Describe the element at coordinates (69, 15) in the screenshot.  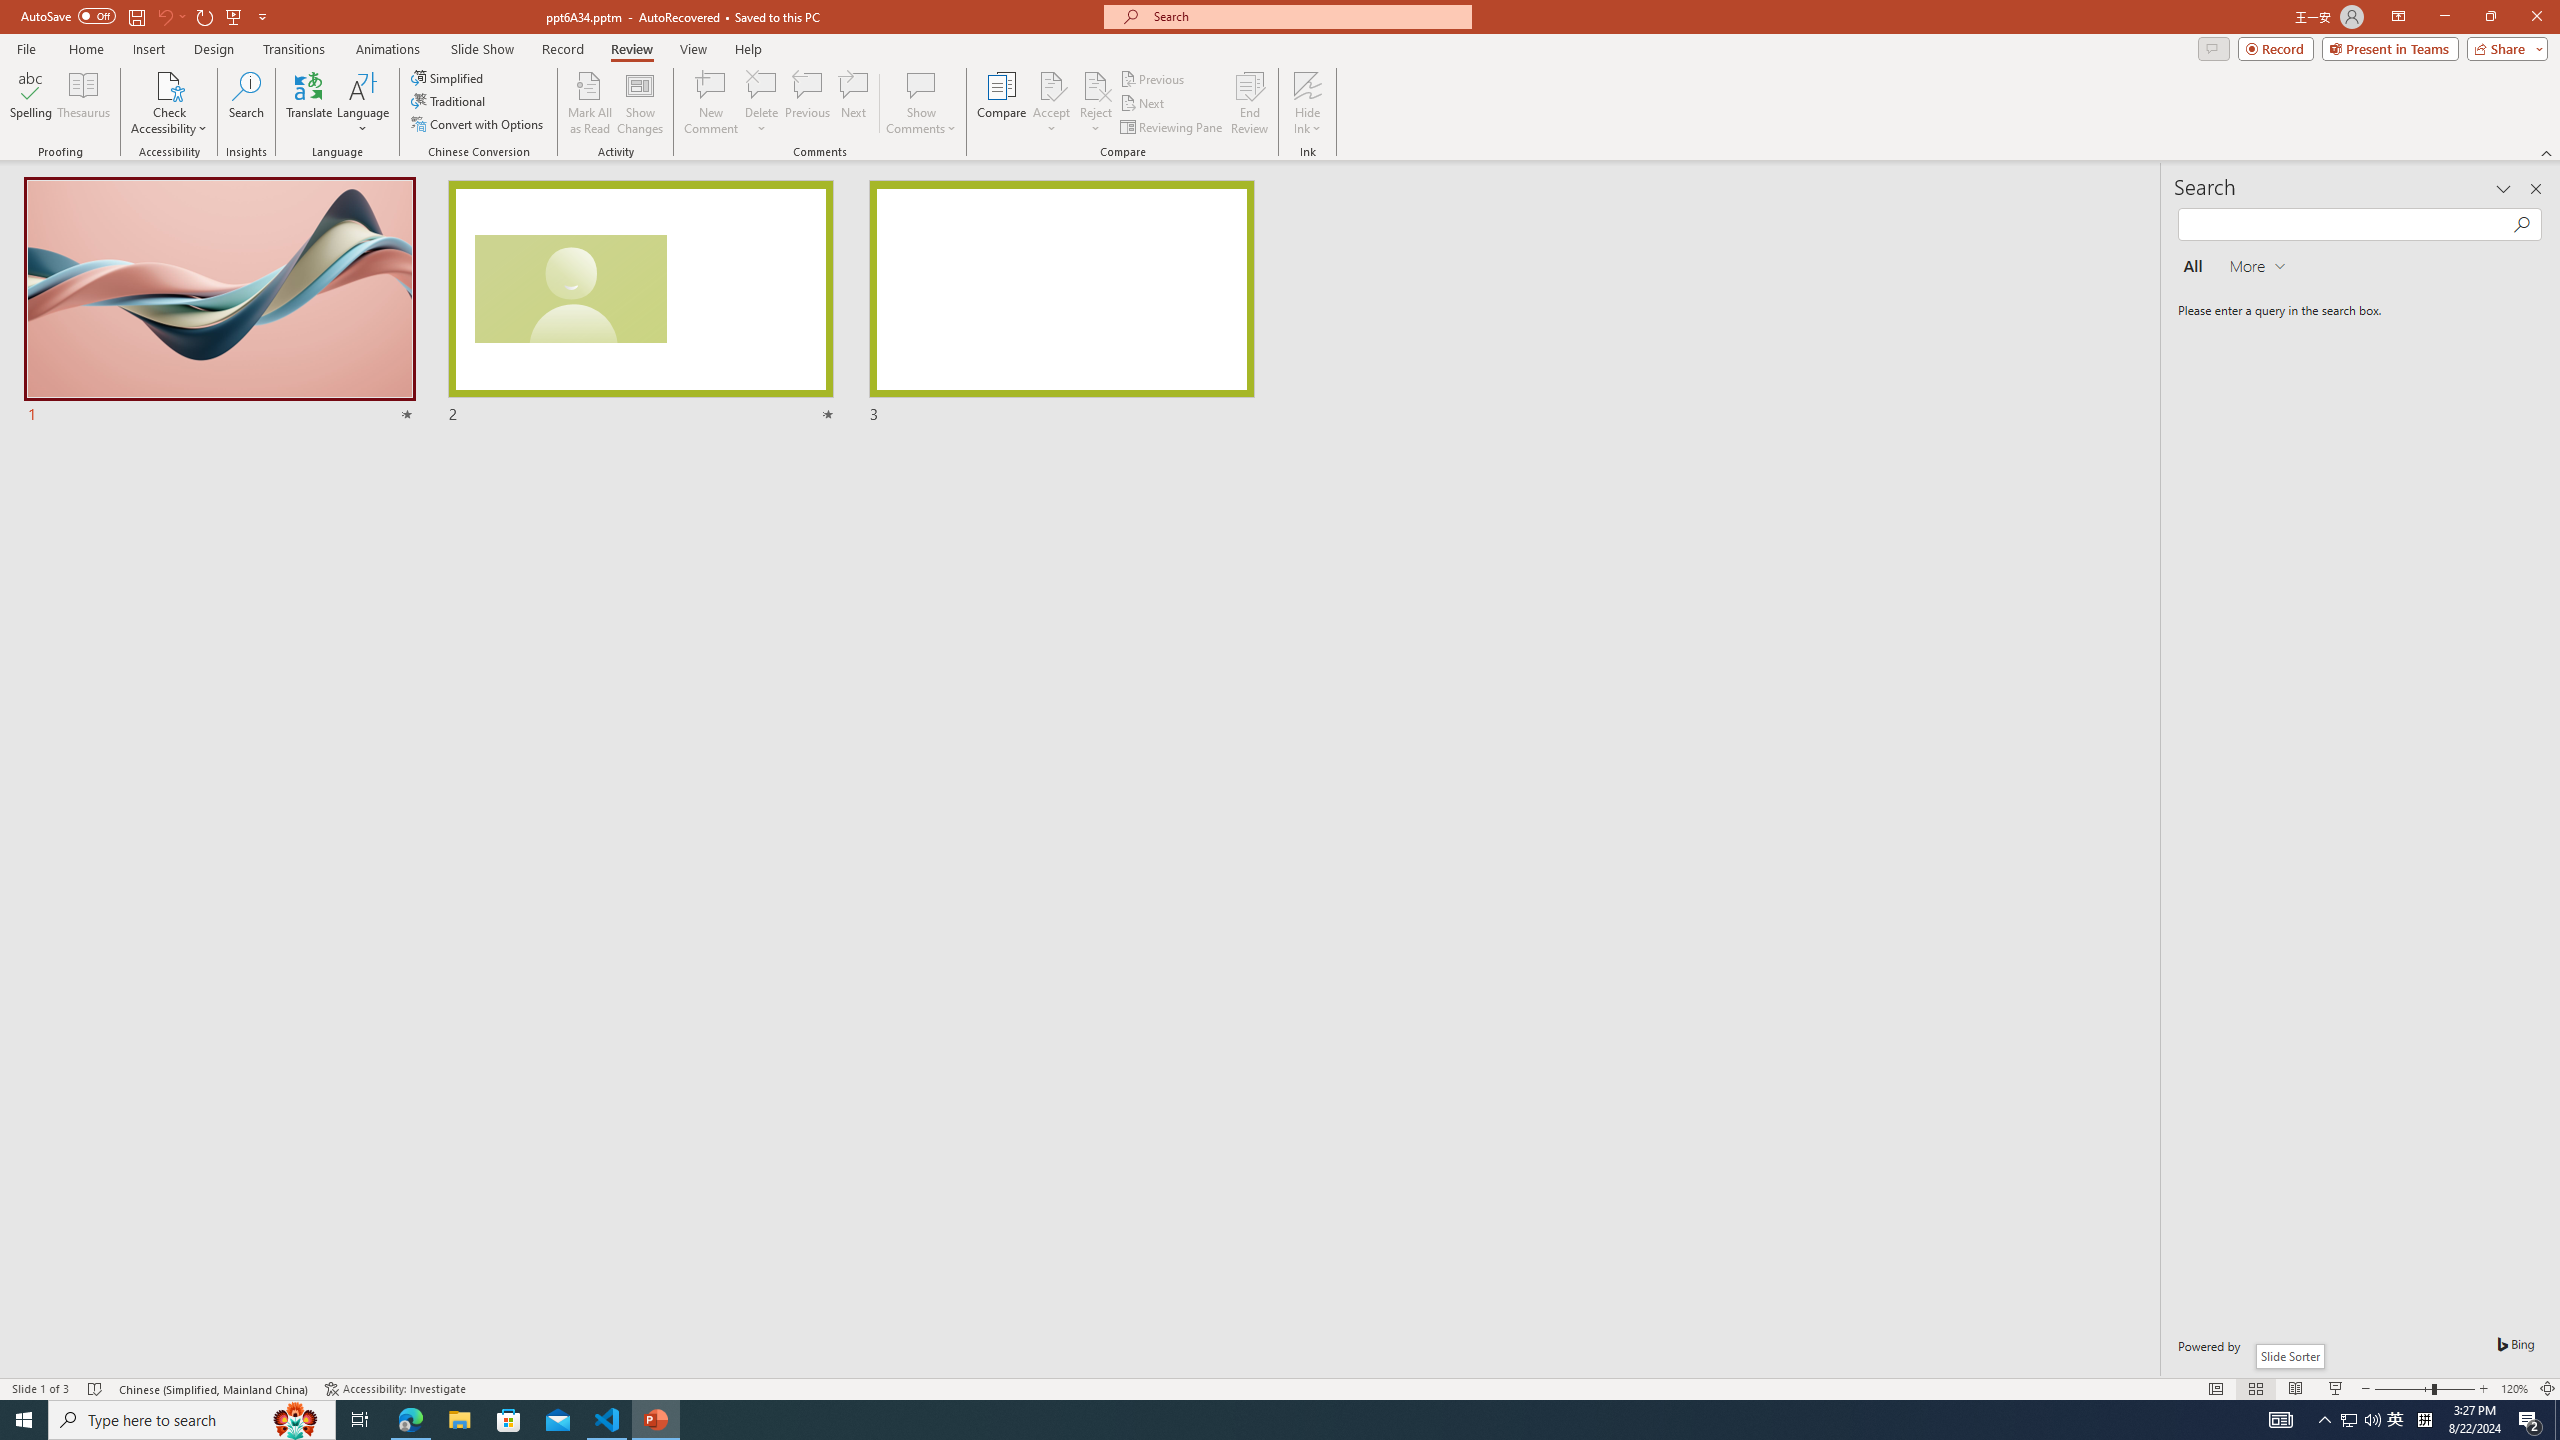
I see `'AutoSave'` at that location.